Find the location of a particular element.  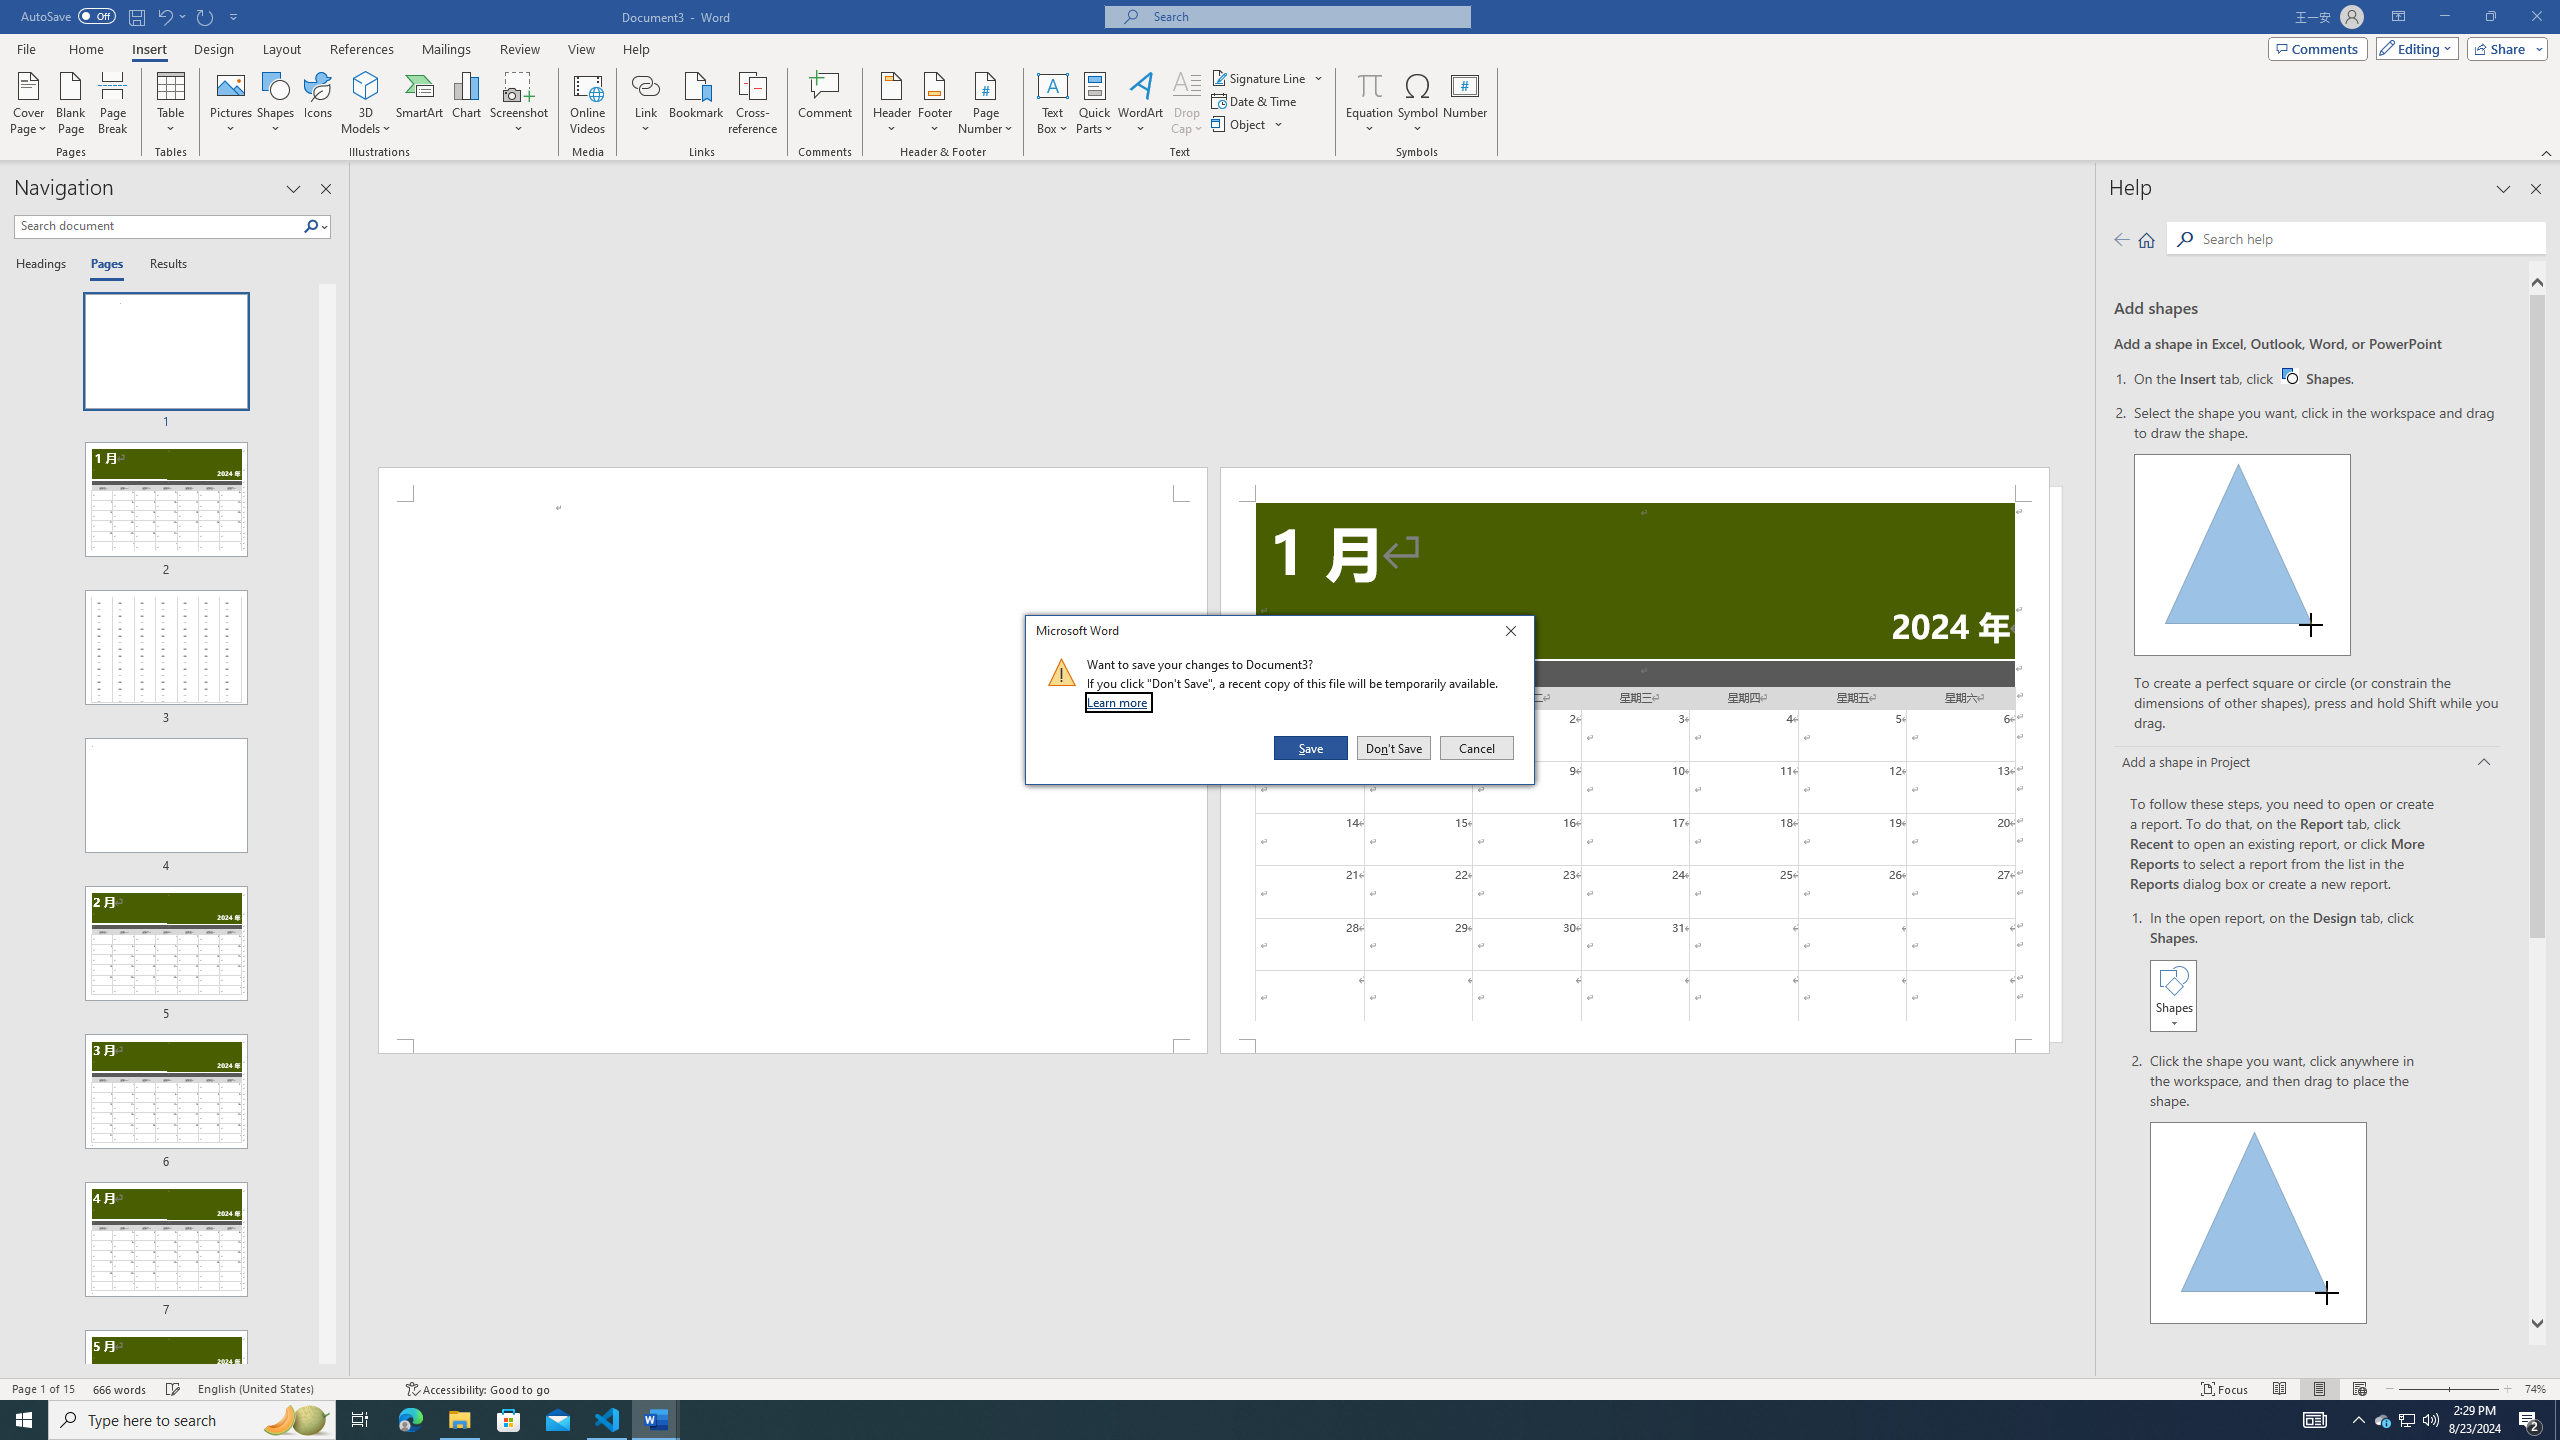

'Search document' is located at coordinates (158, 225).